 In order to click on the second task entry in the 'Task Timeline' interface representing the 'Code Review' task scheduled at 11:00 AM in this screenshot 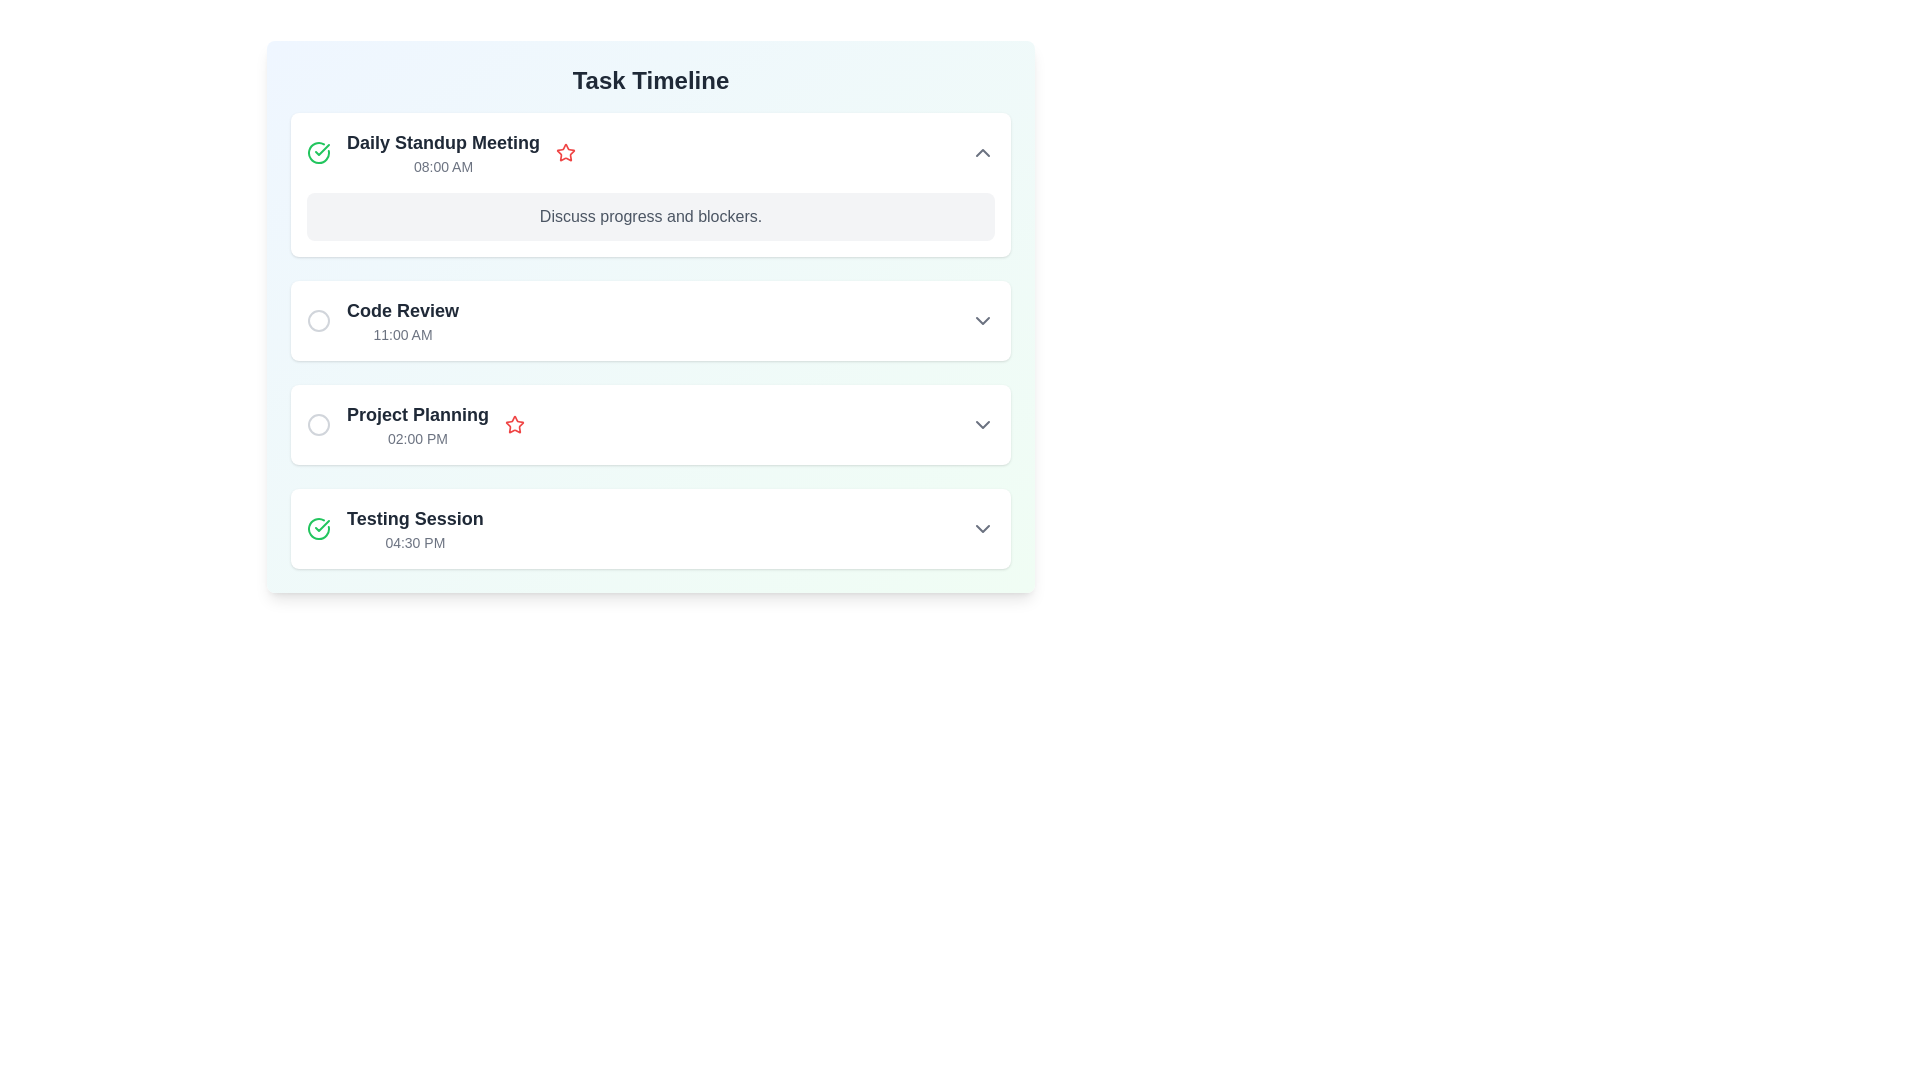, I will do `click(651, 319)`.